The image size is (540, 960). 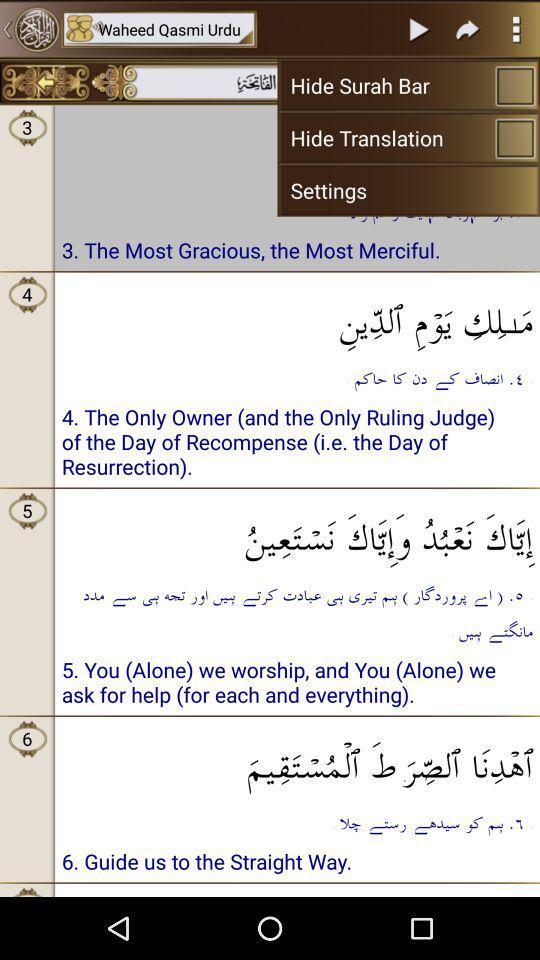 I want to click on the redo icon, so click(x=468, y=30).